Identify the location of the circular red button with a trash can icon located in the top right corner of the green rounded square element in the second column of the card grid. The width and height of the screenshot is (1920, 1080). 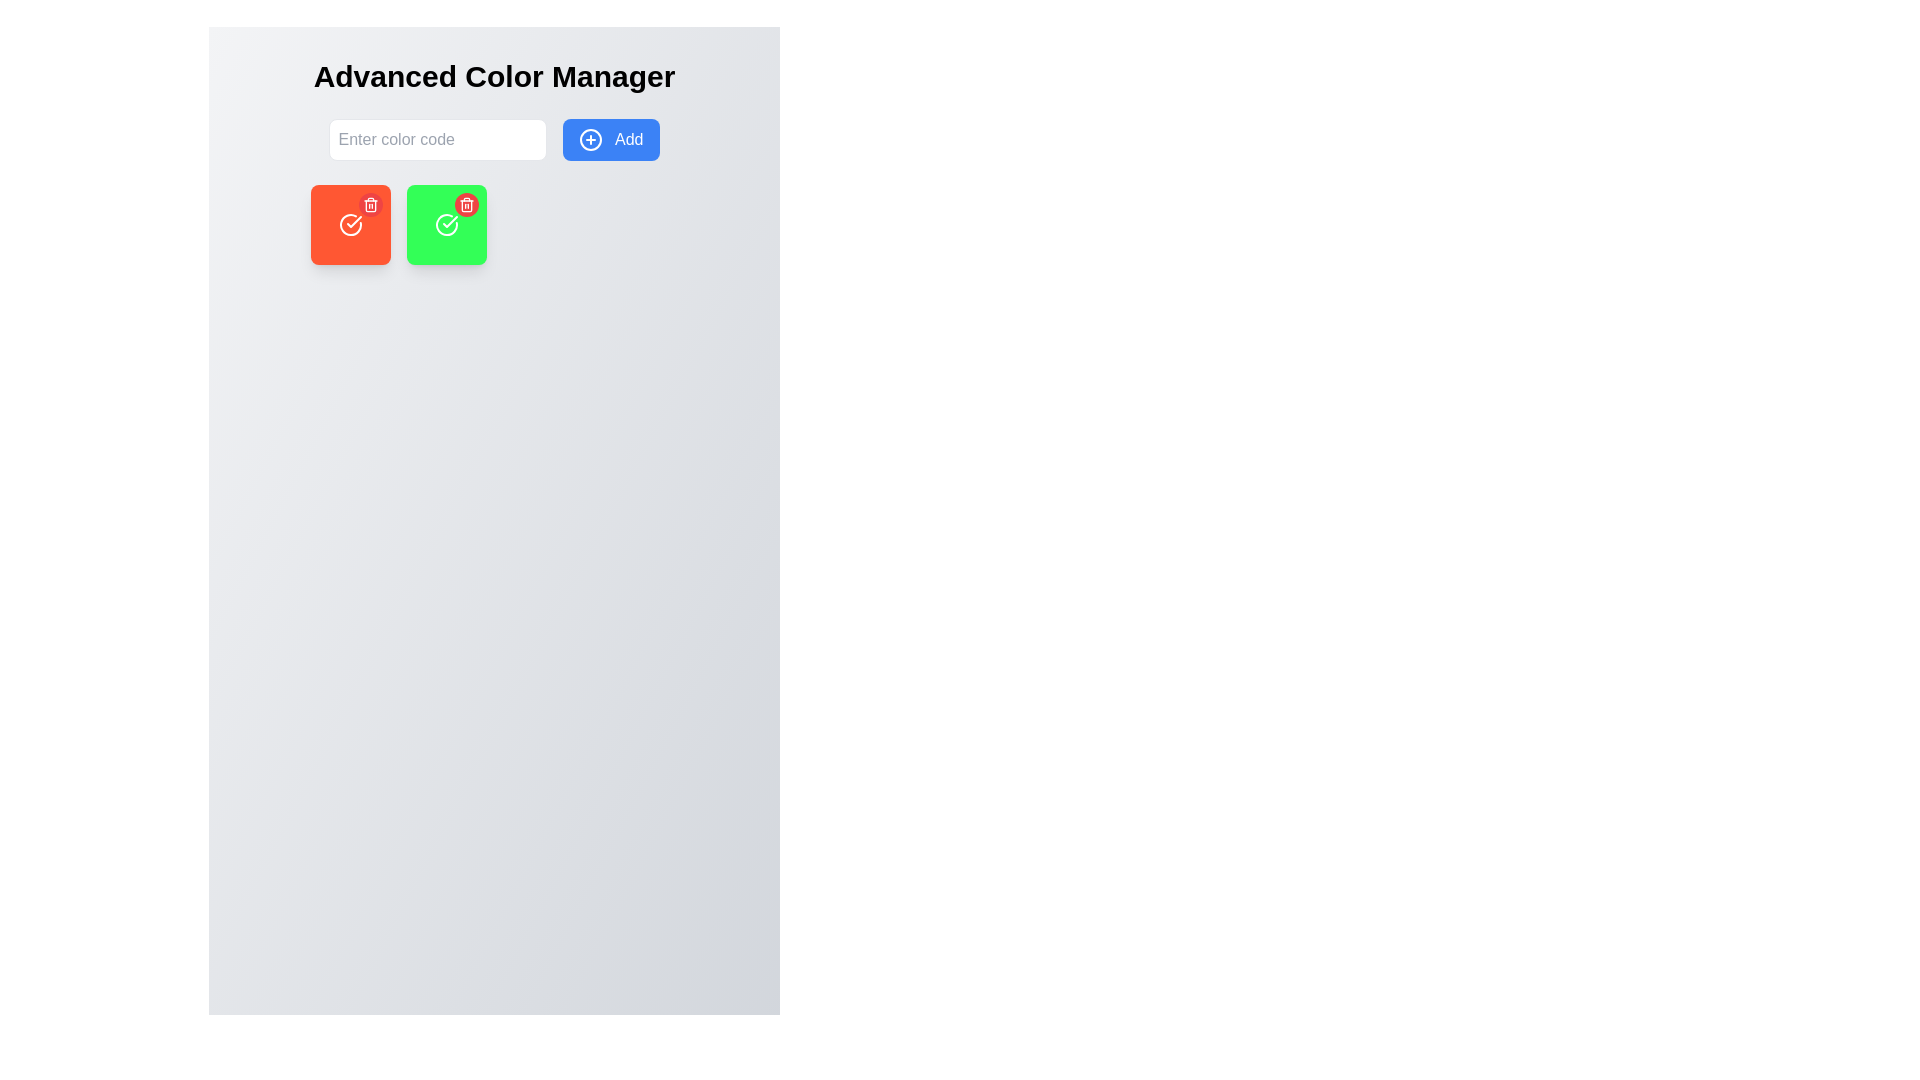
(465, 204).